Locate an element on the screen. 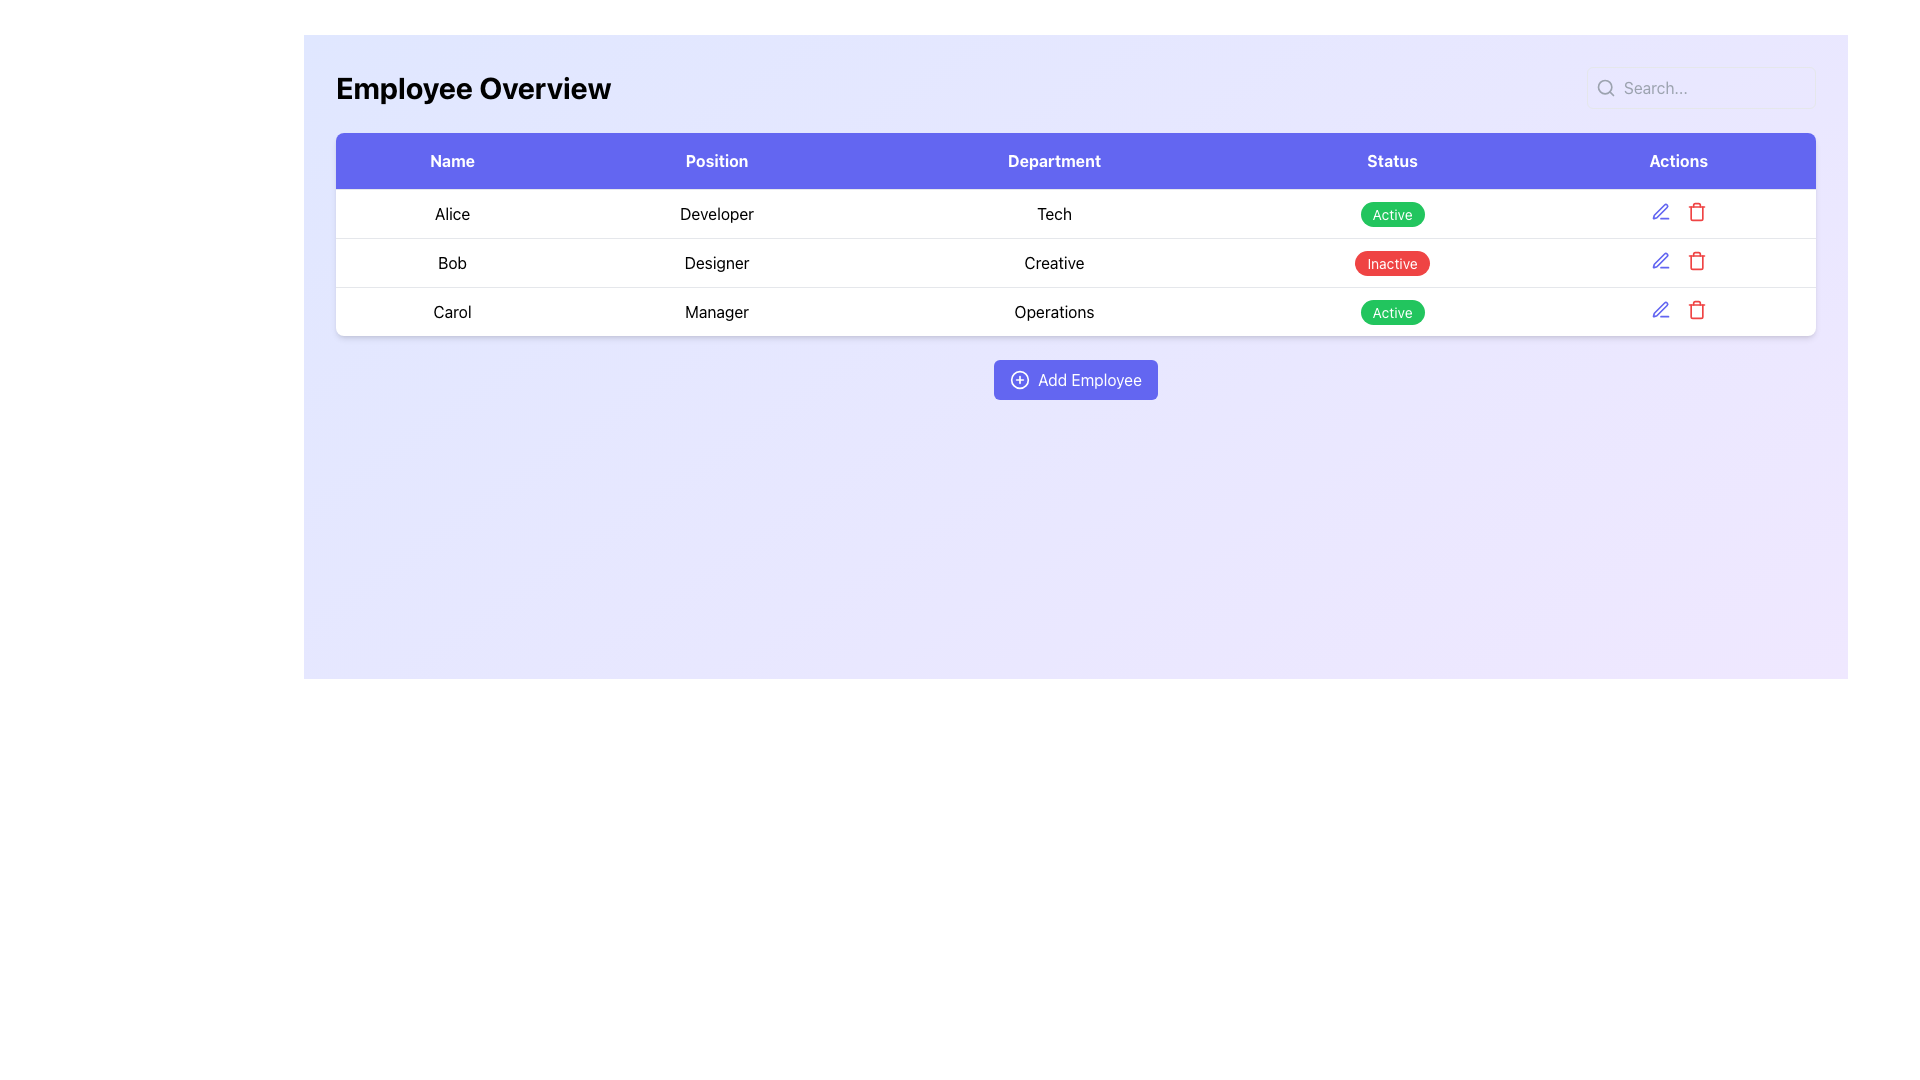 The width and height of the screenshot is (1920, 1080). the edit action icon button for the entry of 'Bob' in the 'Employee Overview' table to change its color is located at coordinates (1660, 212).